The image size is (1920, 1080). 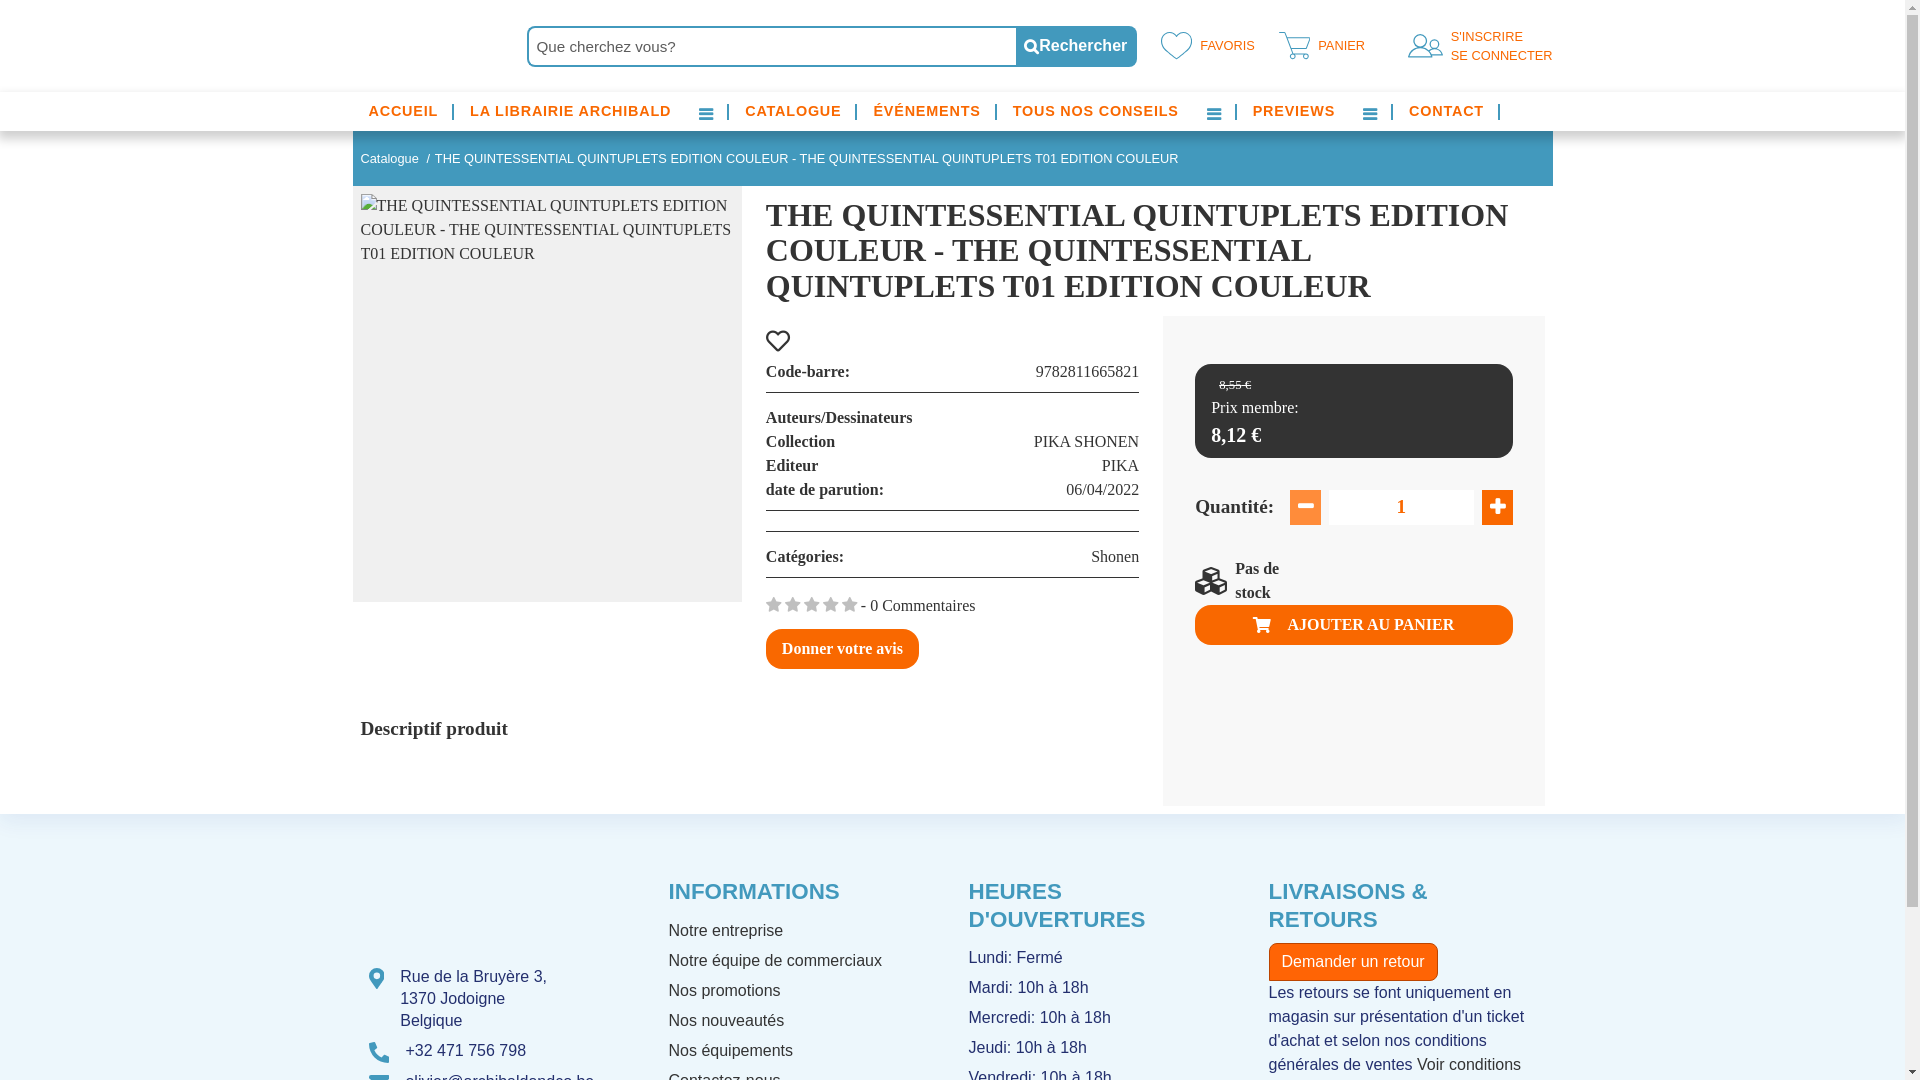 What do you see at coordinates (723, 990) in the screenshot?
I see `'Nos promotions'` at bounding box center [723, 990].